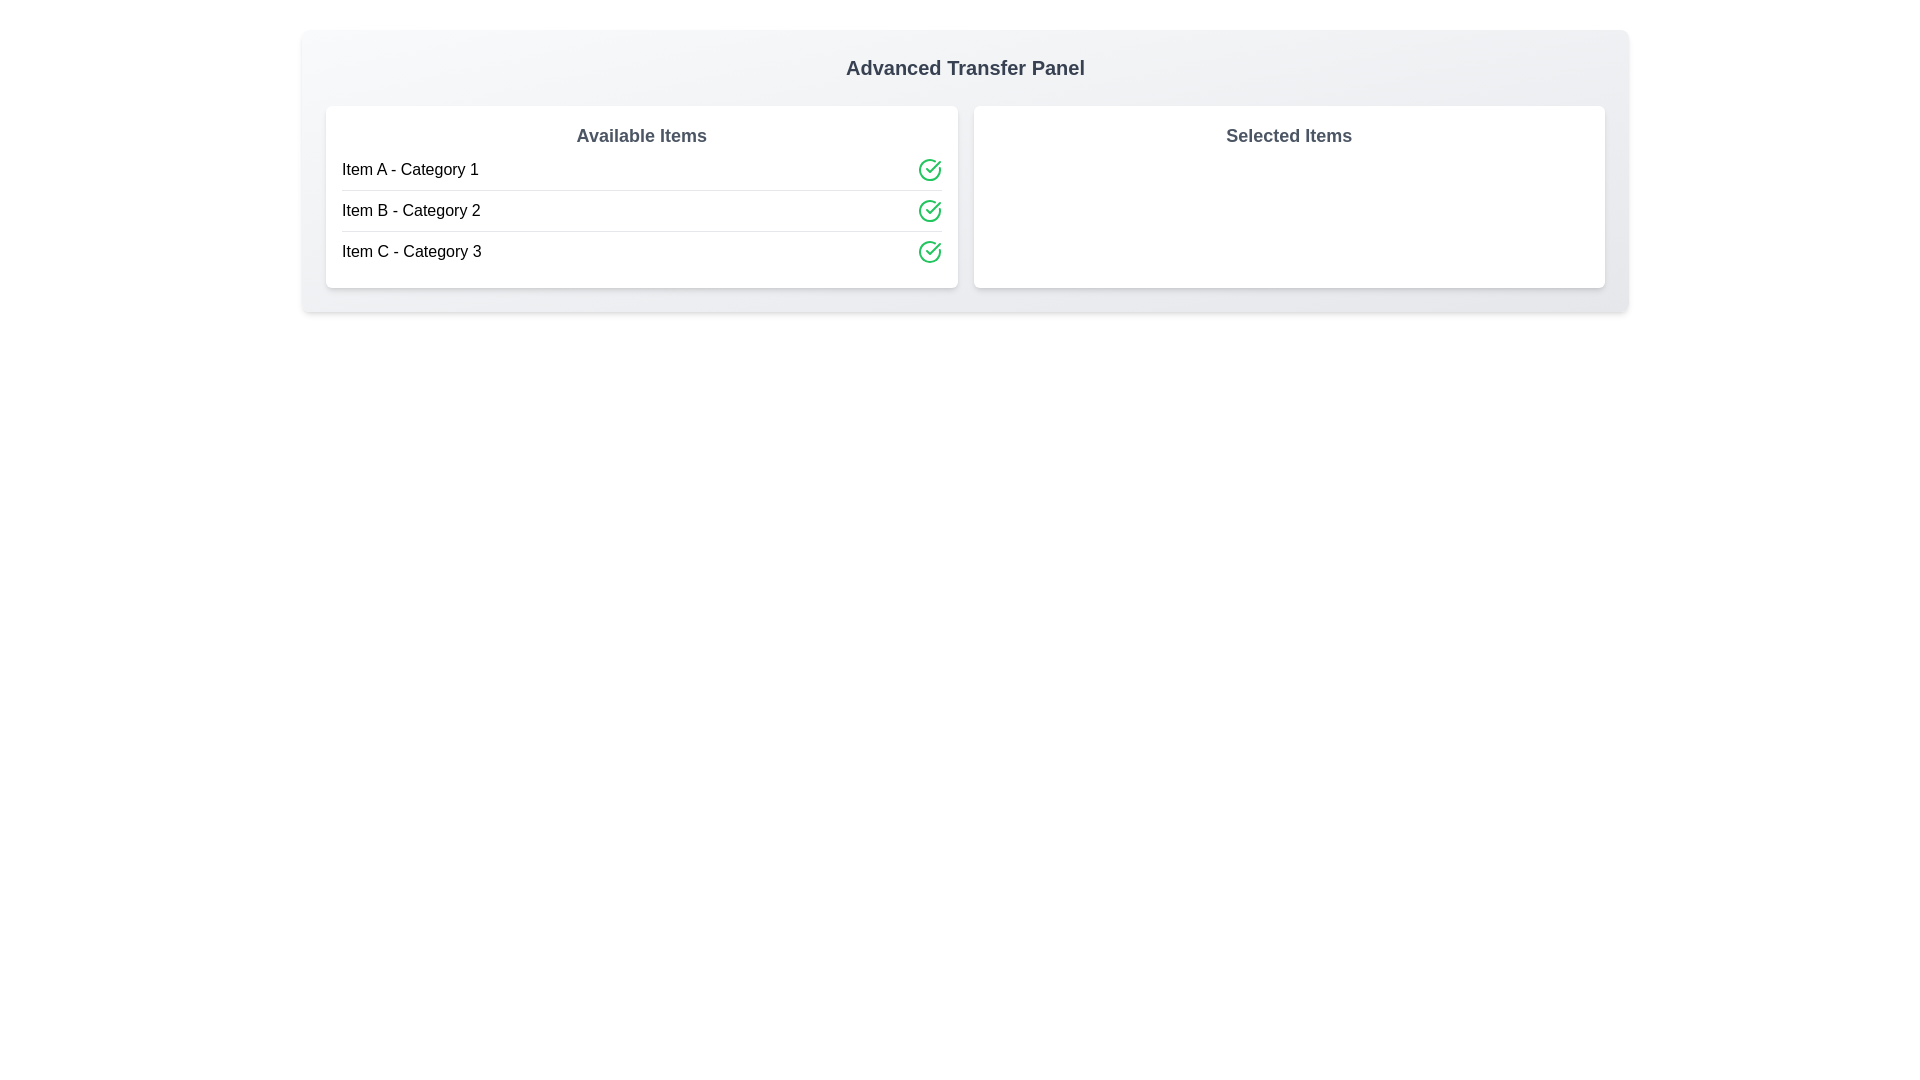 The width and height of the screenshot is (1920, 1080). What do you see at coordinates (931, 248) in the screenshot?
I see `the checkmark icon in the rightmost column of the 'Available Items' list, specifically related to 'Item C - Category 3', to interact with it` at bounding box center [931, 248].